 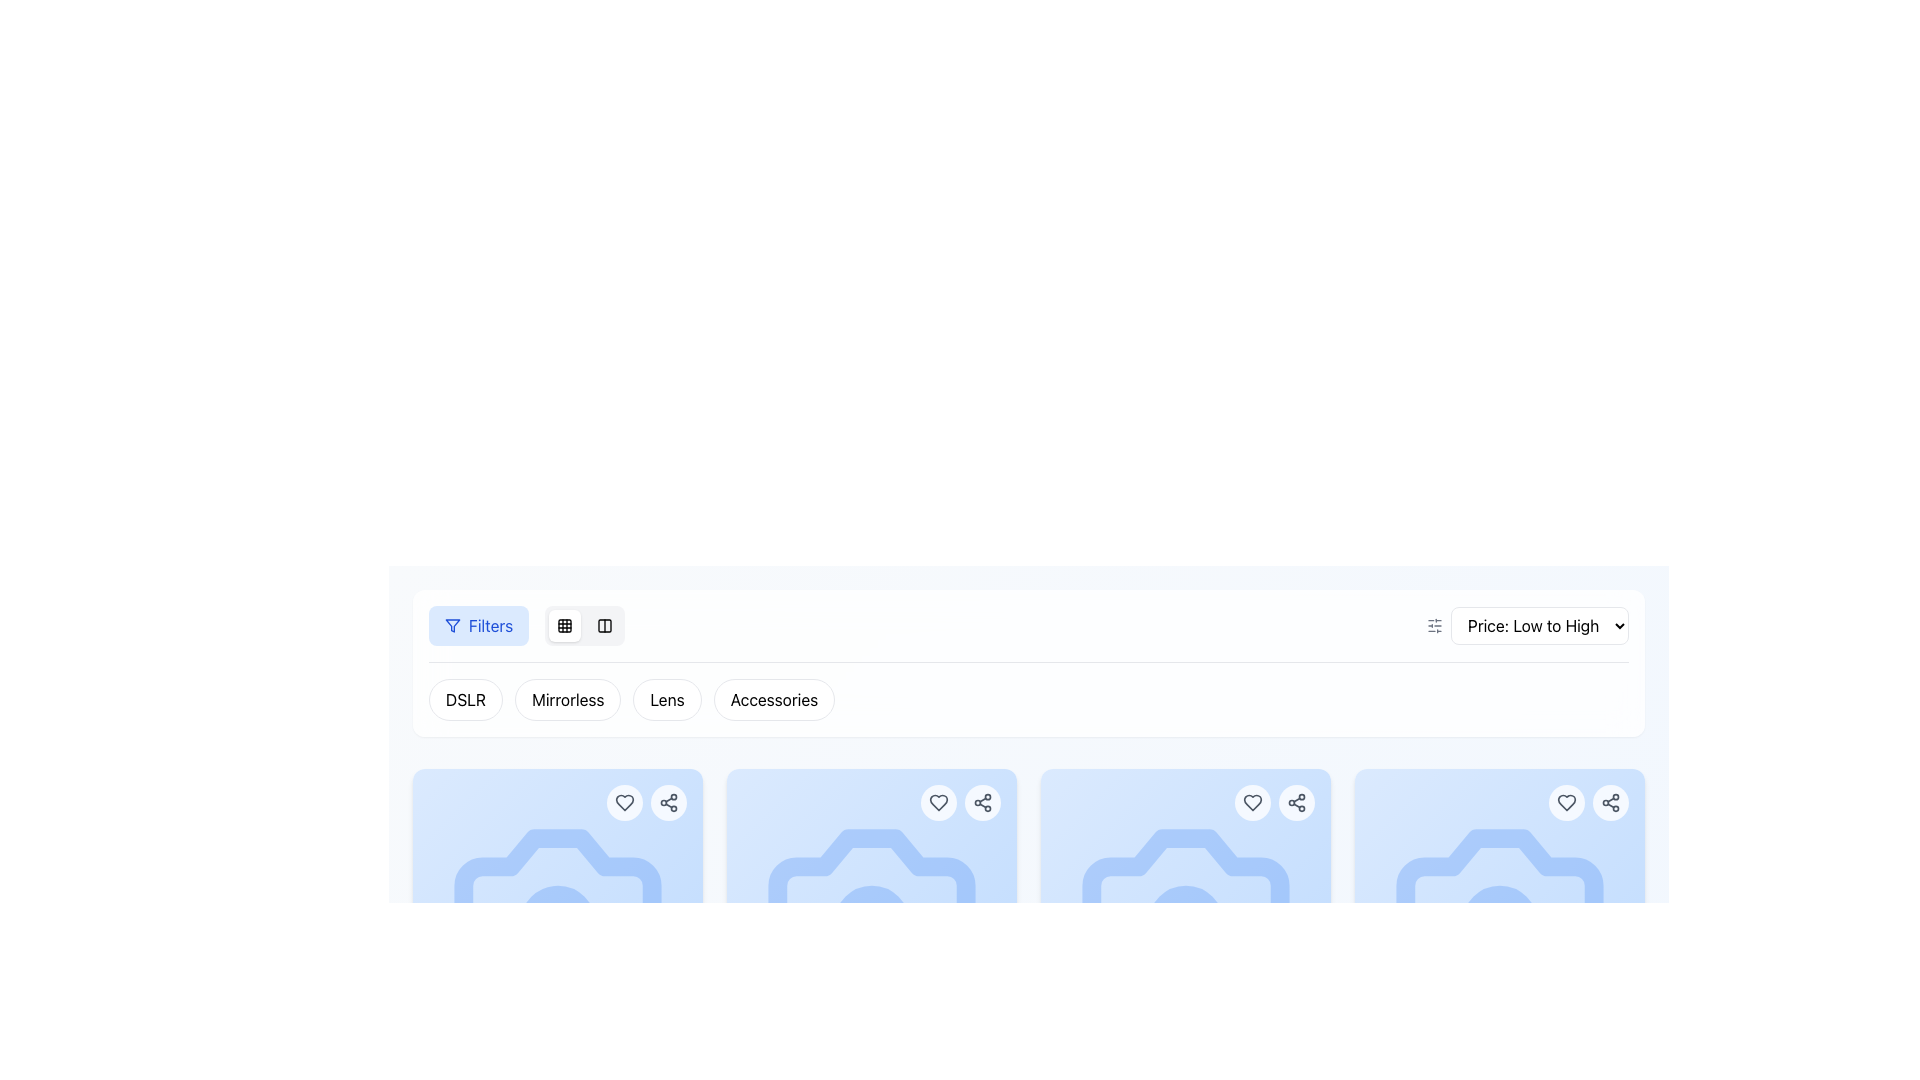 What do you see at coordinates (527, 624) in the screenshot?
I see `the icons in the Composite control group containing the 'Filters' button to switch view modes` at bounding box center [527, 624].